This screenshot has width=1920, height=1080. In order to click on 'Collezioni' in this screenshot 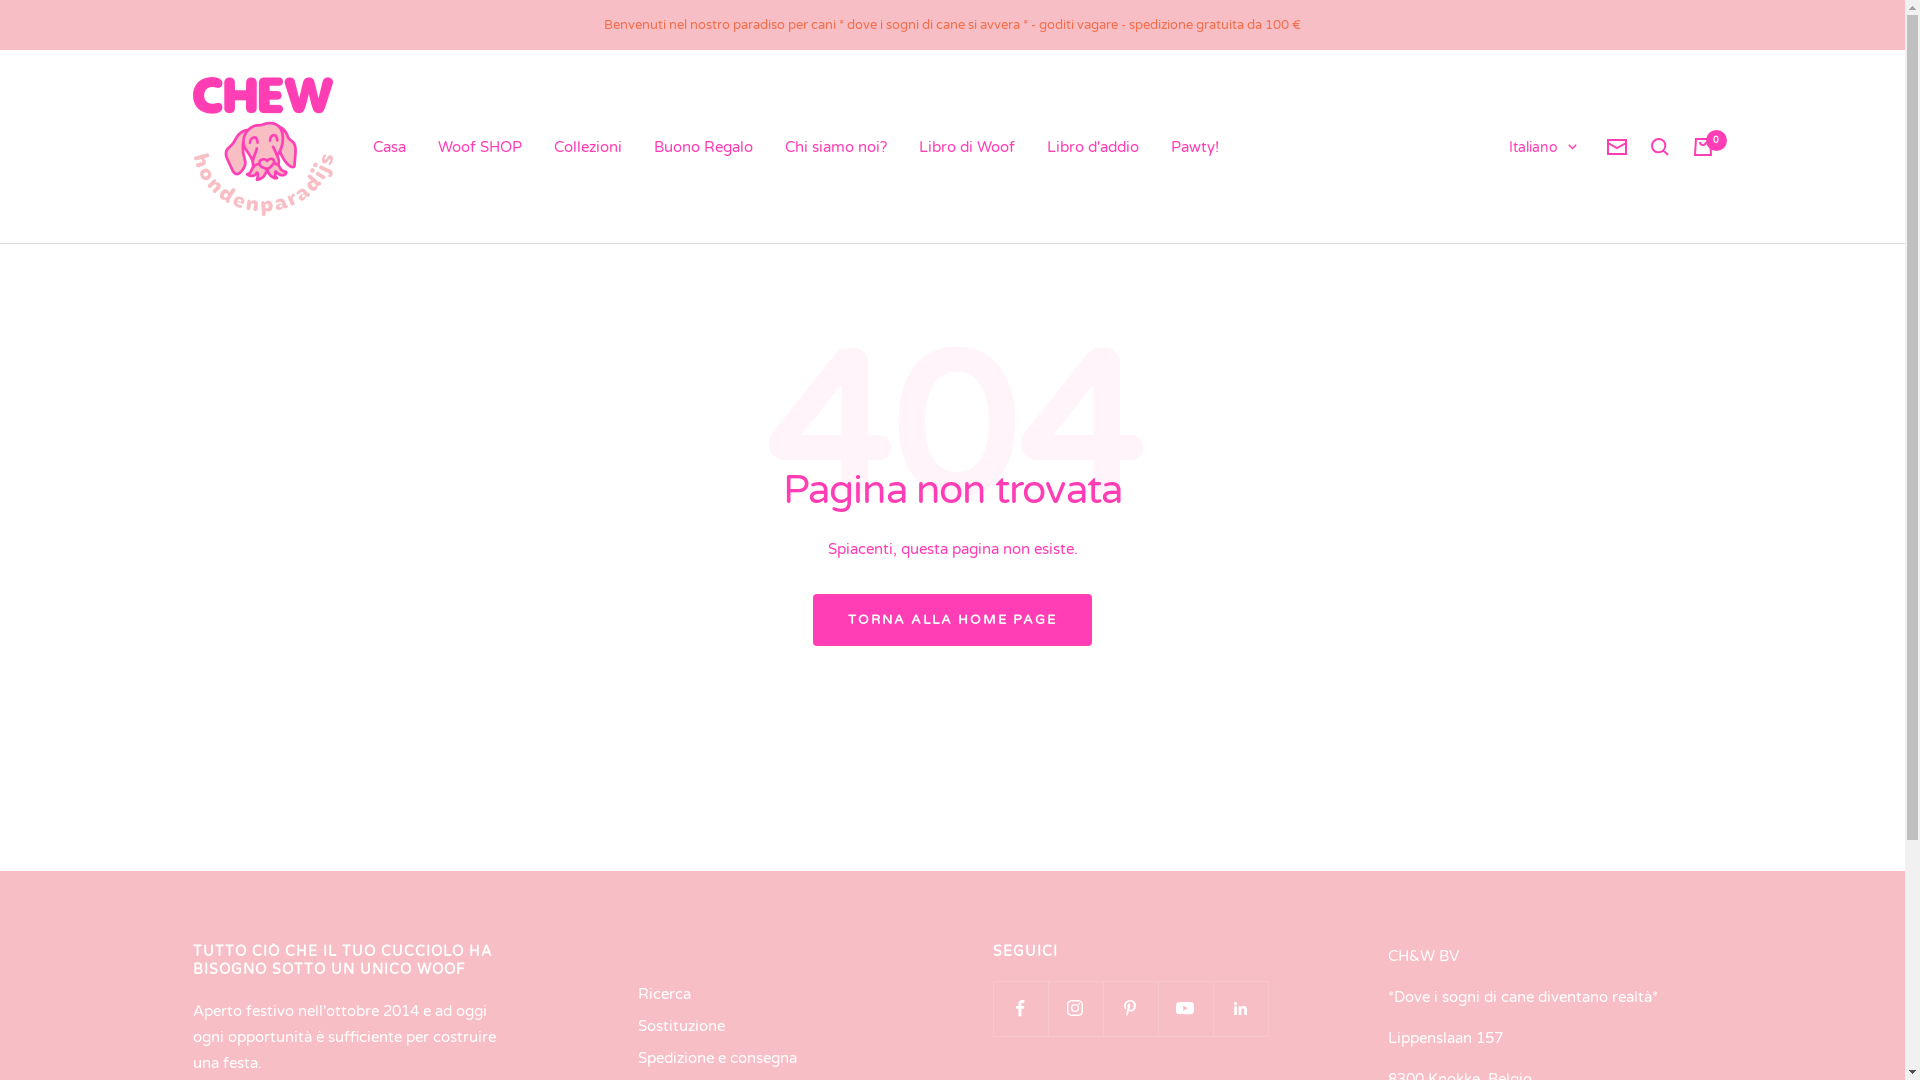, I will do `click(553, 145)`.